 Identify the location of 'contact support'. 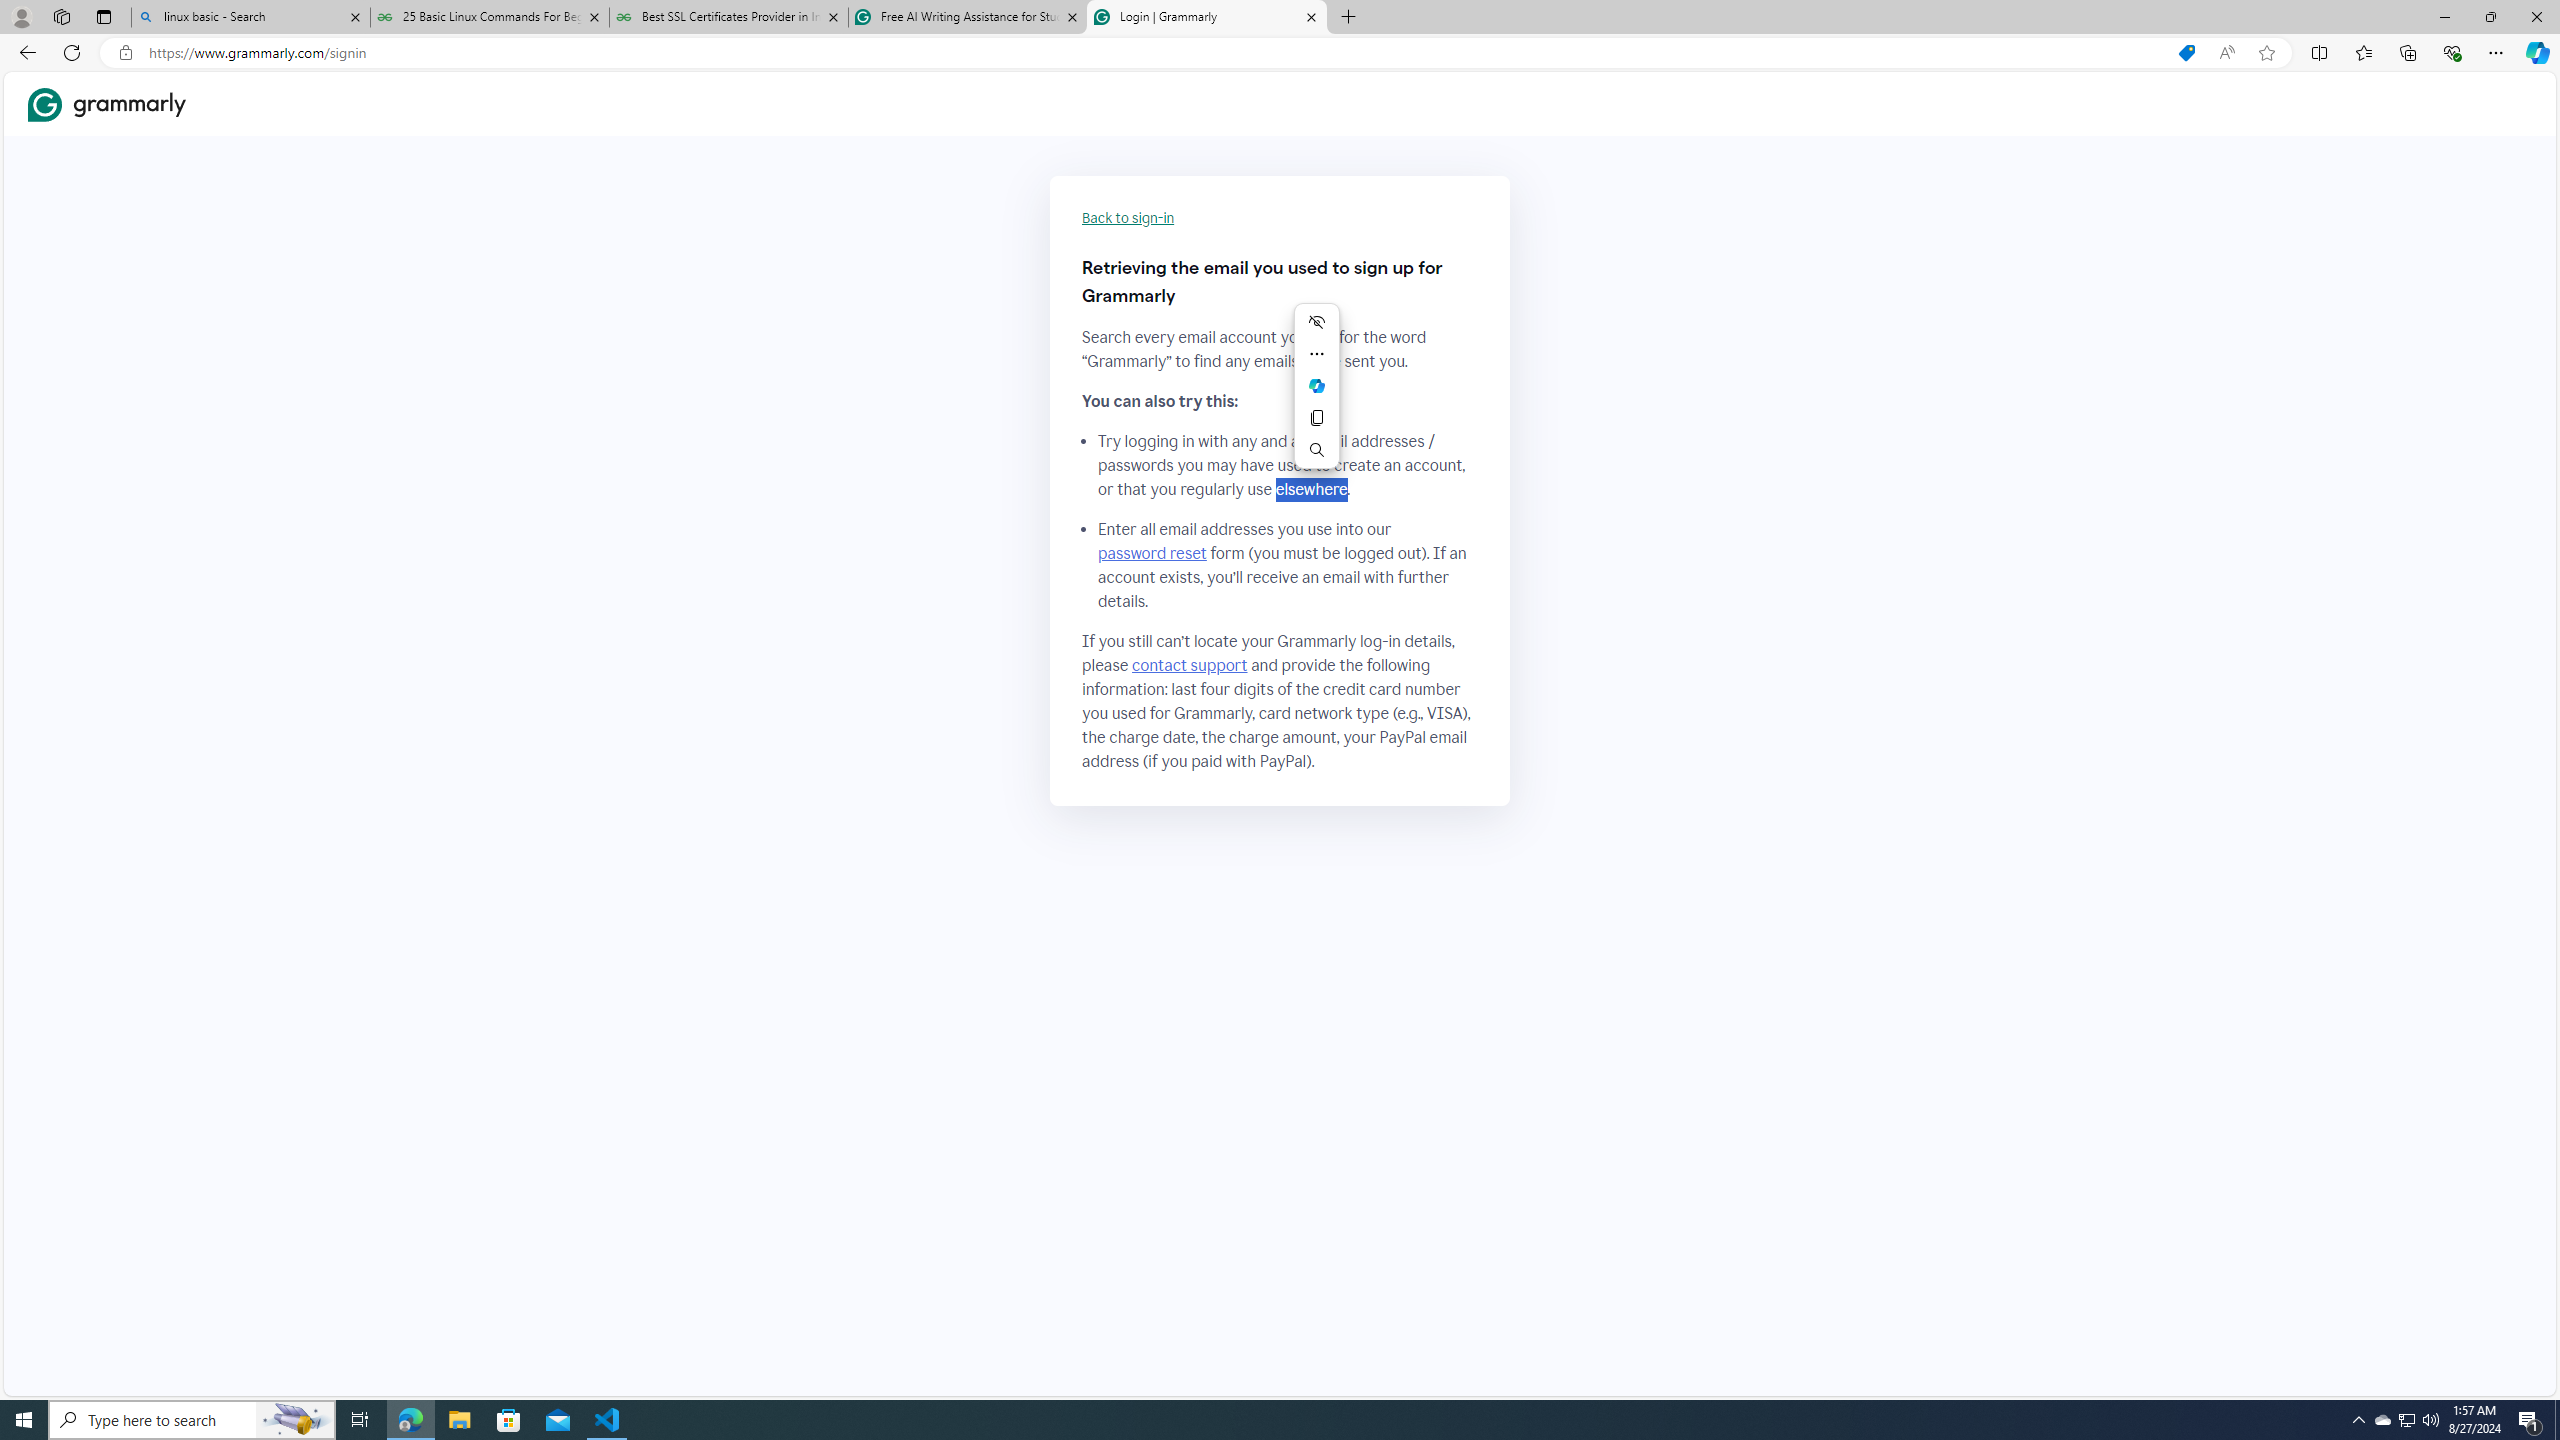
(1190, 666).